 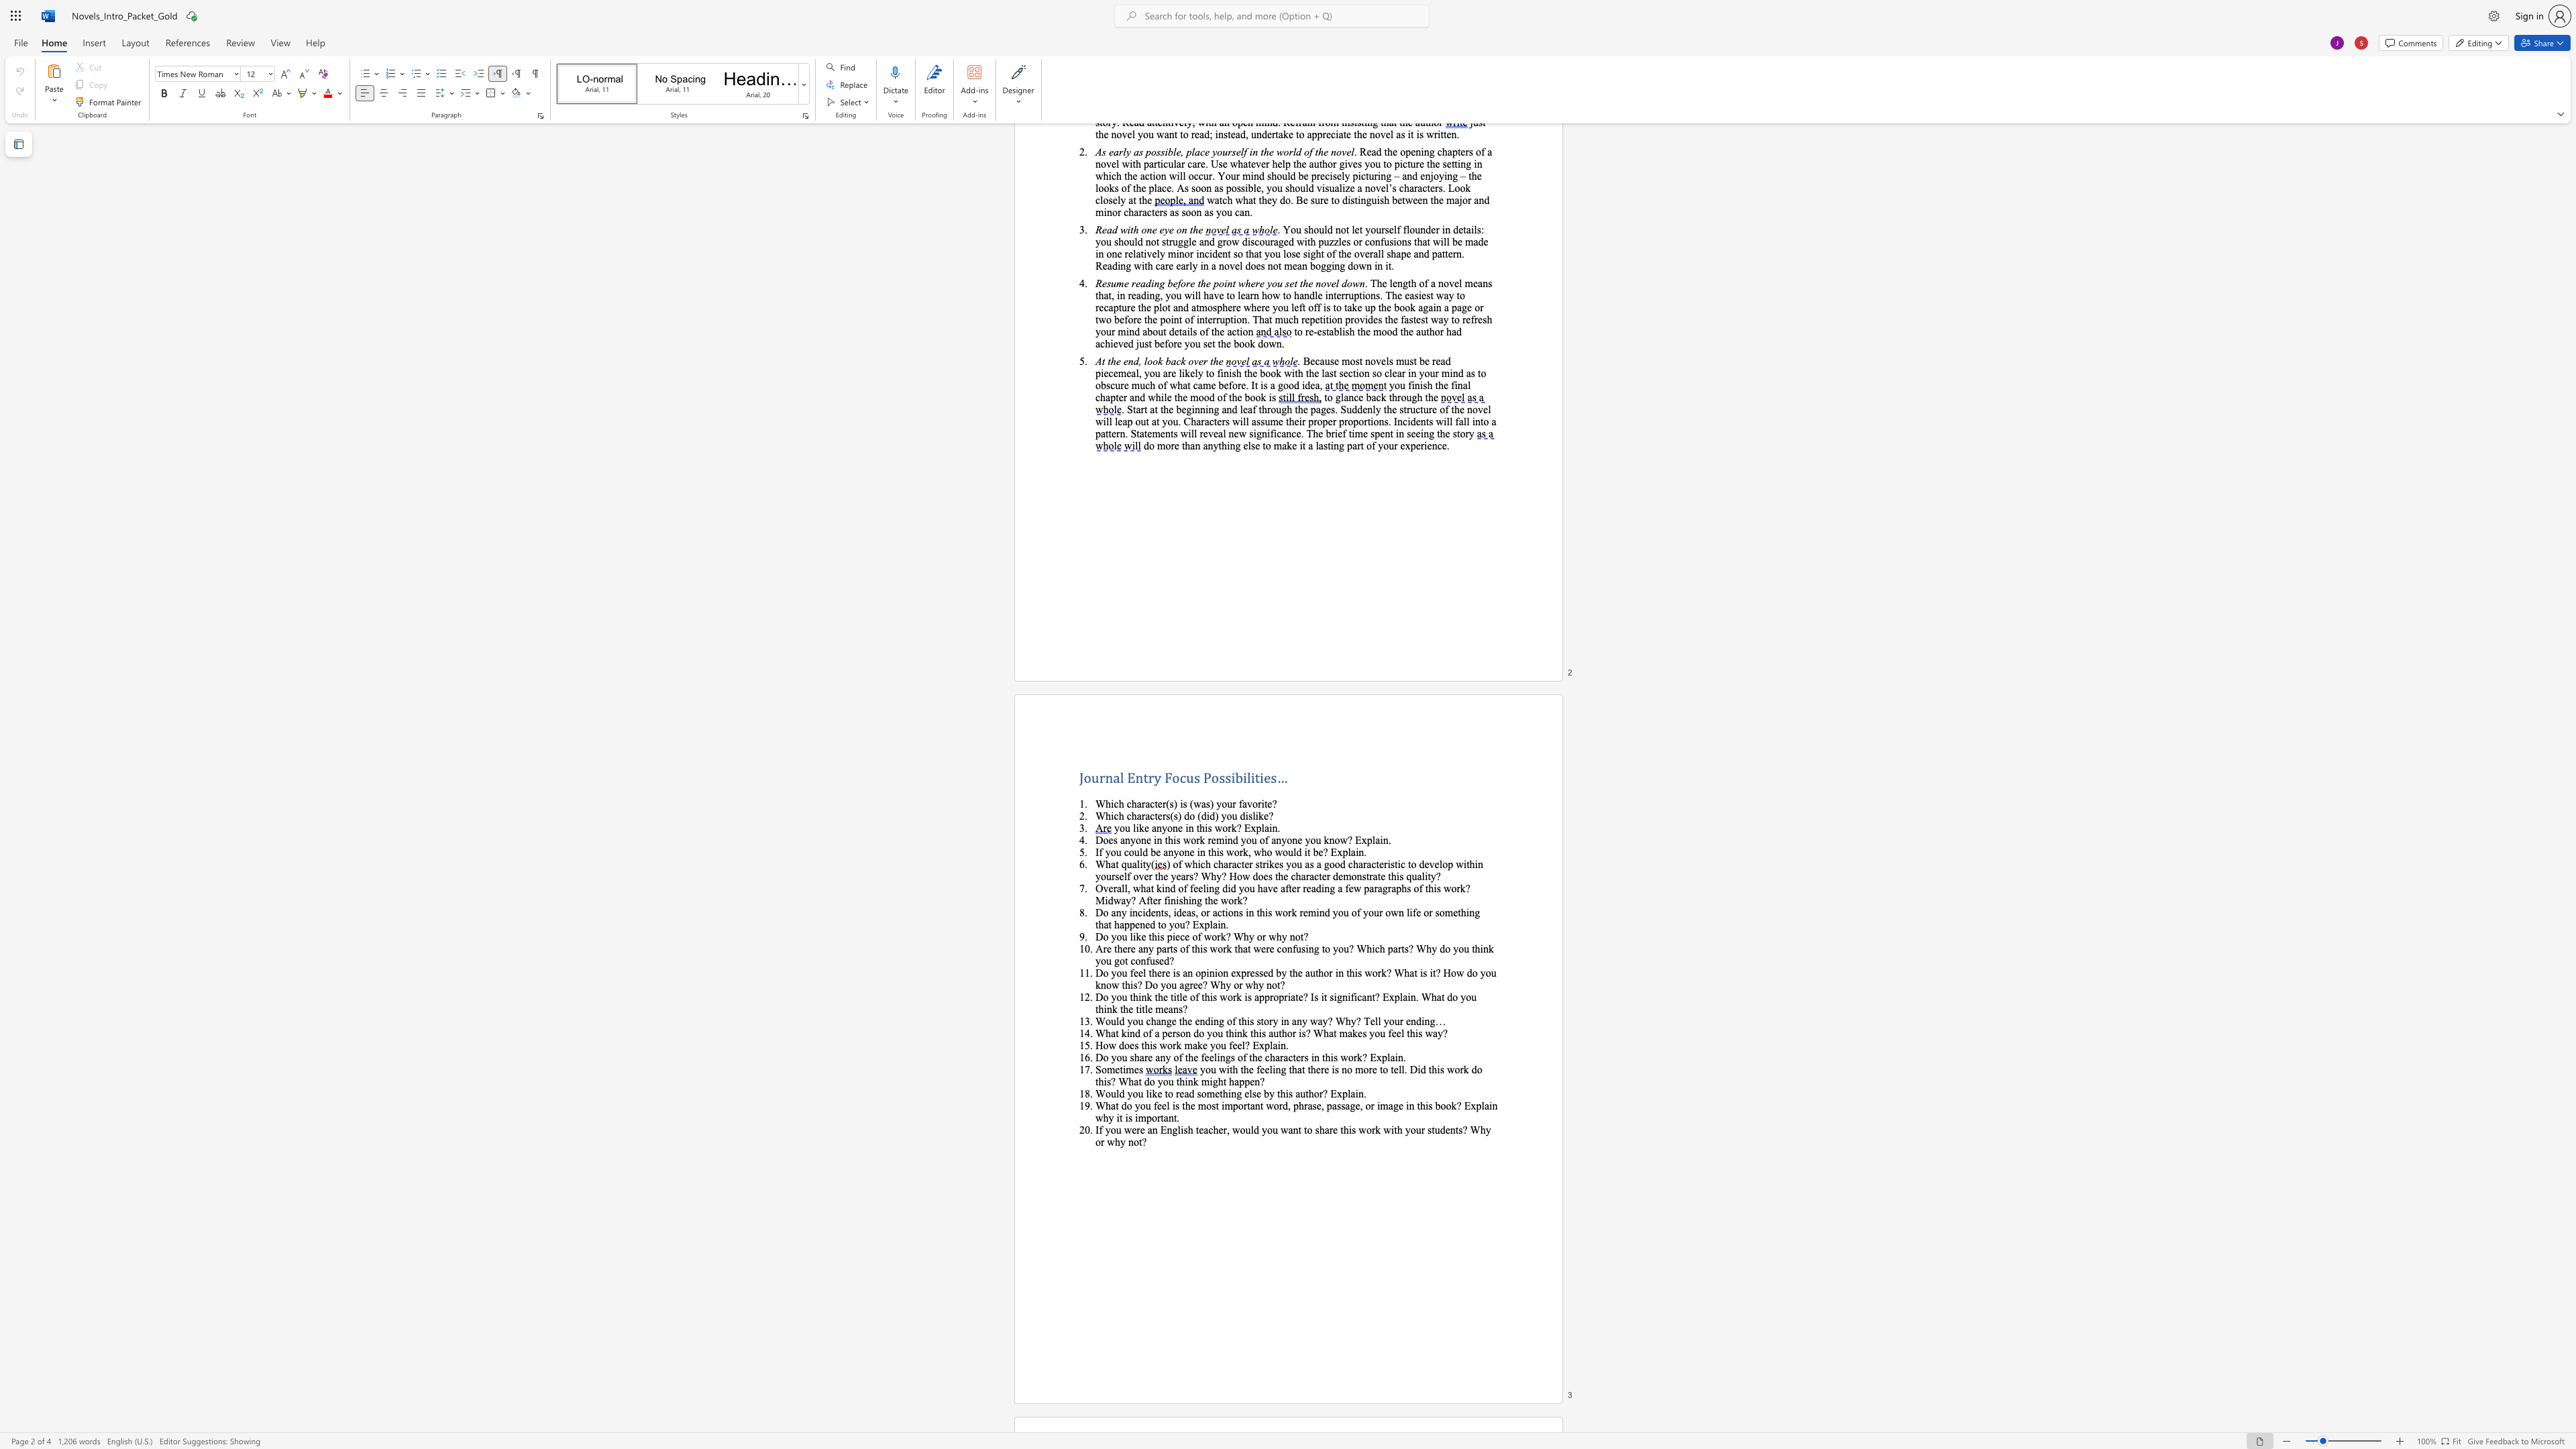 I want to click on the subset text "of a person do you think th" within the text "What kind of a person do you think this author is? What makes you feel this way?", so click(x=1142, y=1032).